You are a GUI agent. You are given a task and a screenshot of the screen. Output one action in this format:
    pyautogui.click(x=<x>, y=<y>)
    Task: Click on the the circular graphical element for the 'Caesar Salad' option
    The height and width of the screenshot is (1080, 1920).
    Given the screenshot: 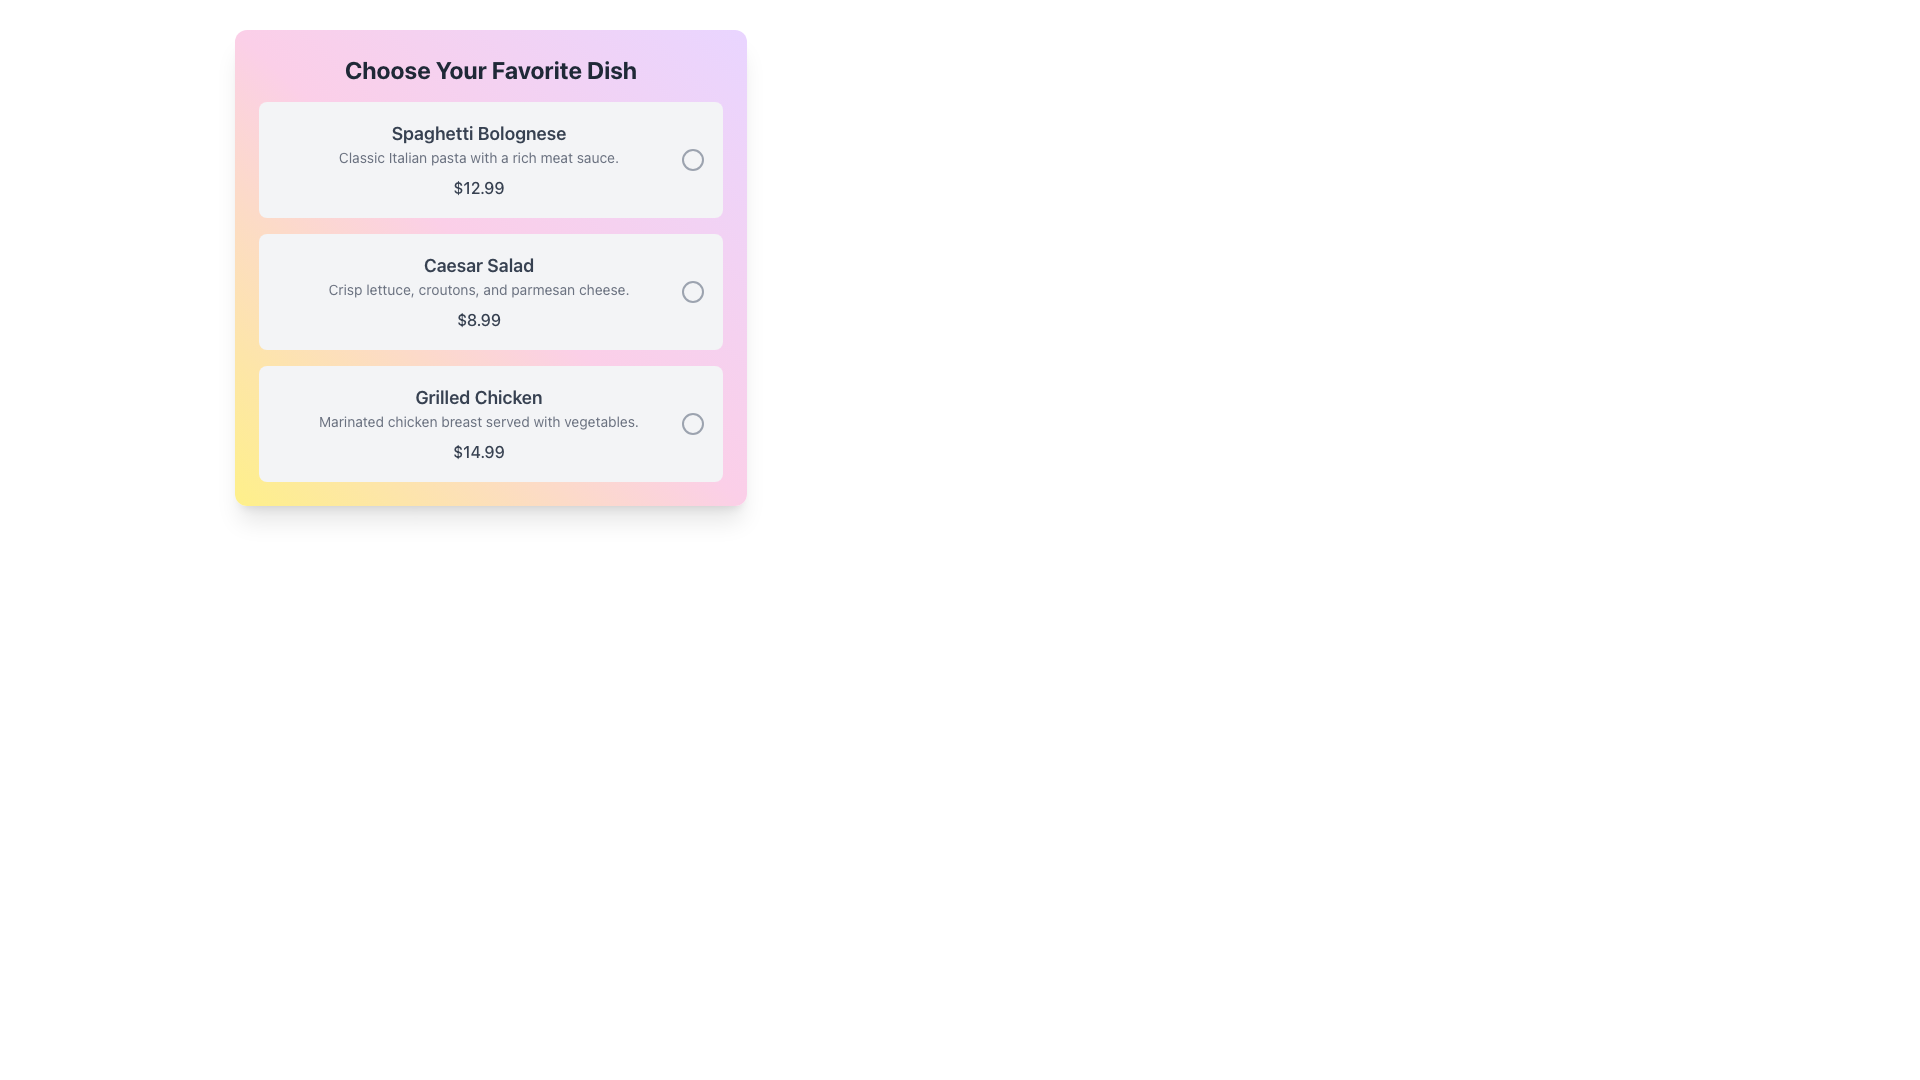 What is the action you would take?
    pyautogui.click(x=692, y=292)
    